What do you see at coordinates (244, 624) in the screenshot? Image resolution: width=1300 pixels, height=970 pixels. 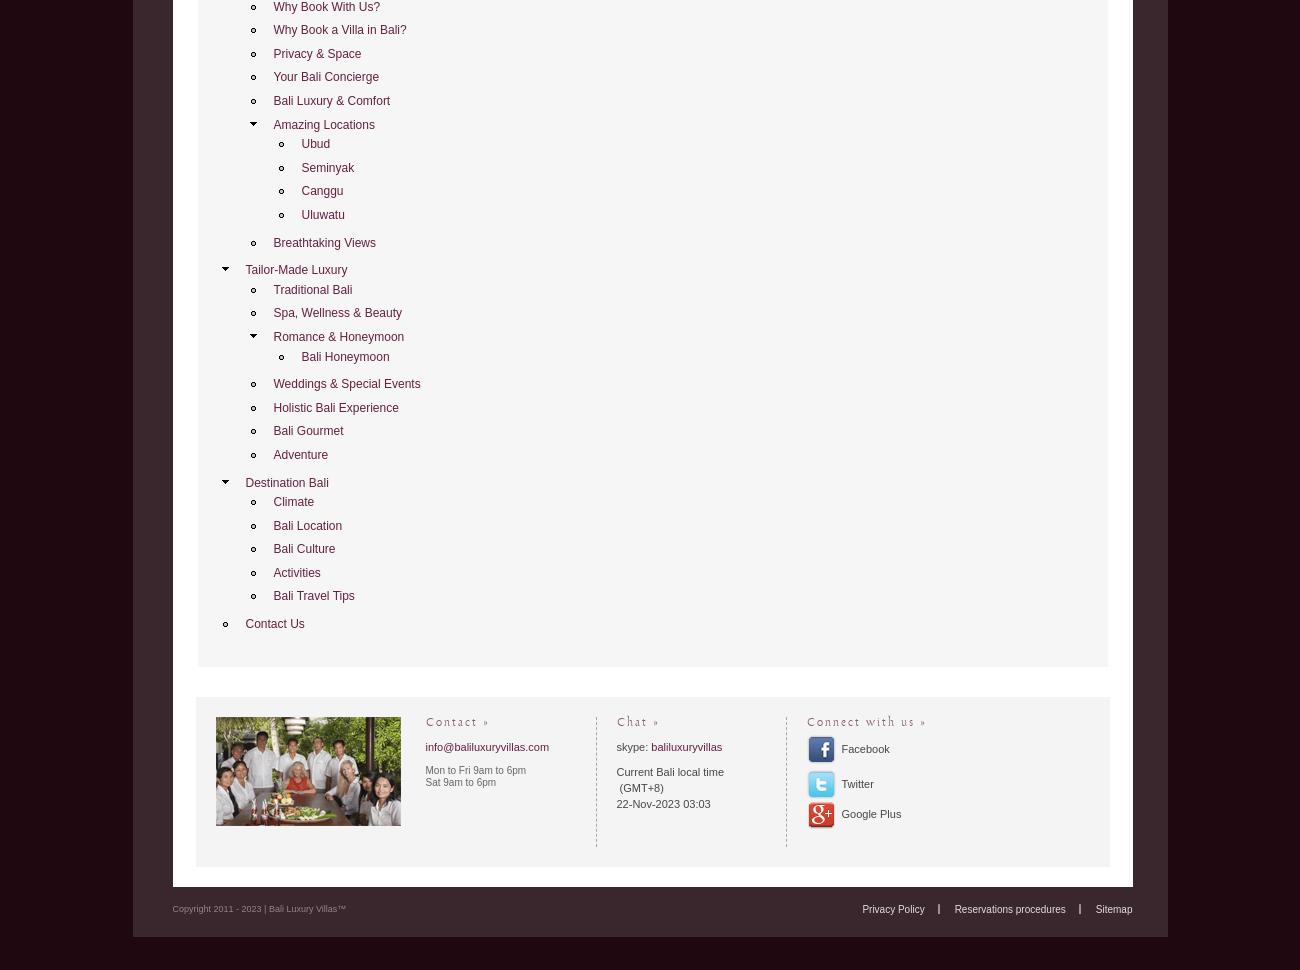 I see `'Contact Us'` at bounding box center [244, 624].